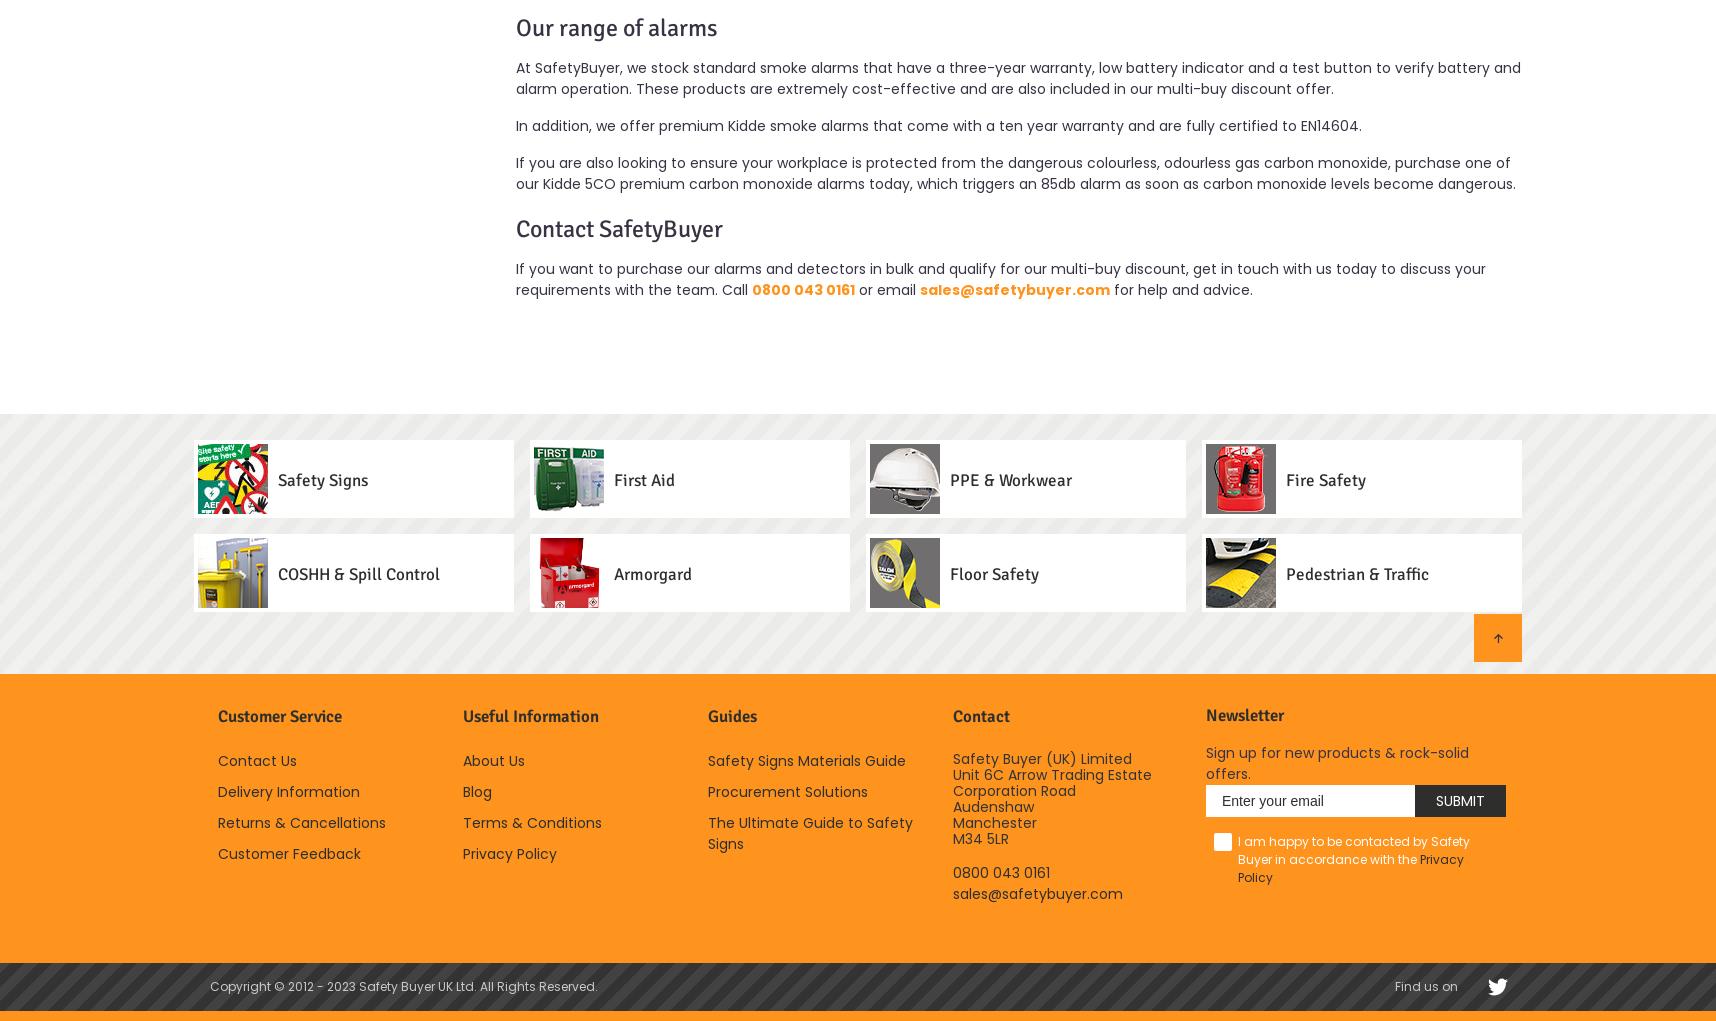  I want to click on 'Blog', so click(476, 789).